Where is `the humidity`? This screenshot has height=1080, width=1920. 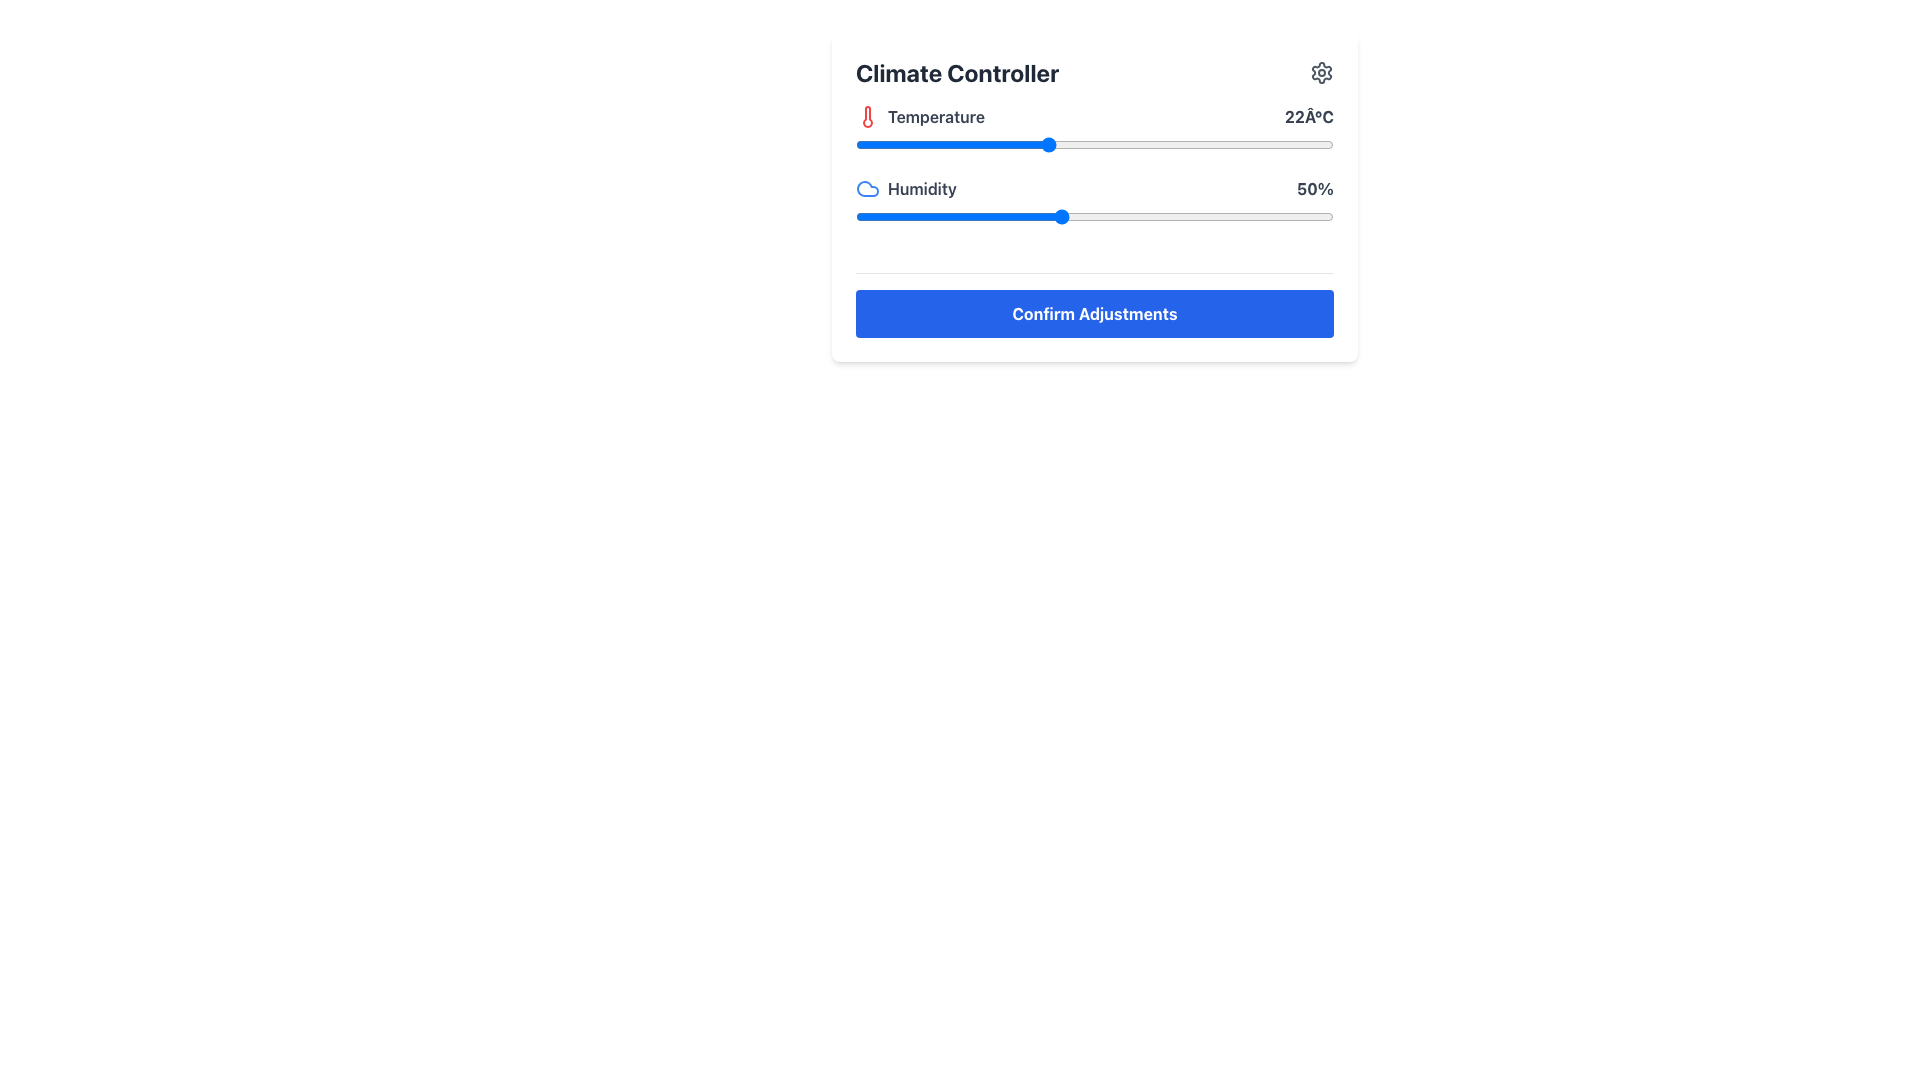
the humidity is located at coordinates (902, 216).